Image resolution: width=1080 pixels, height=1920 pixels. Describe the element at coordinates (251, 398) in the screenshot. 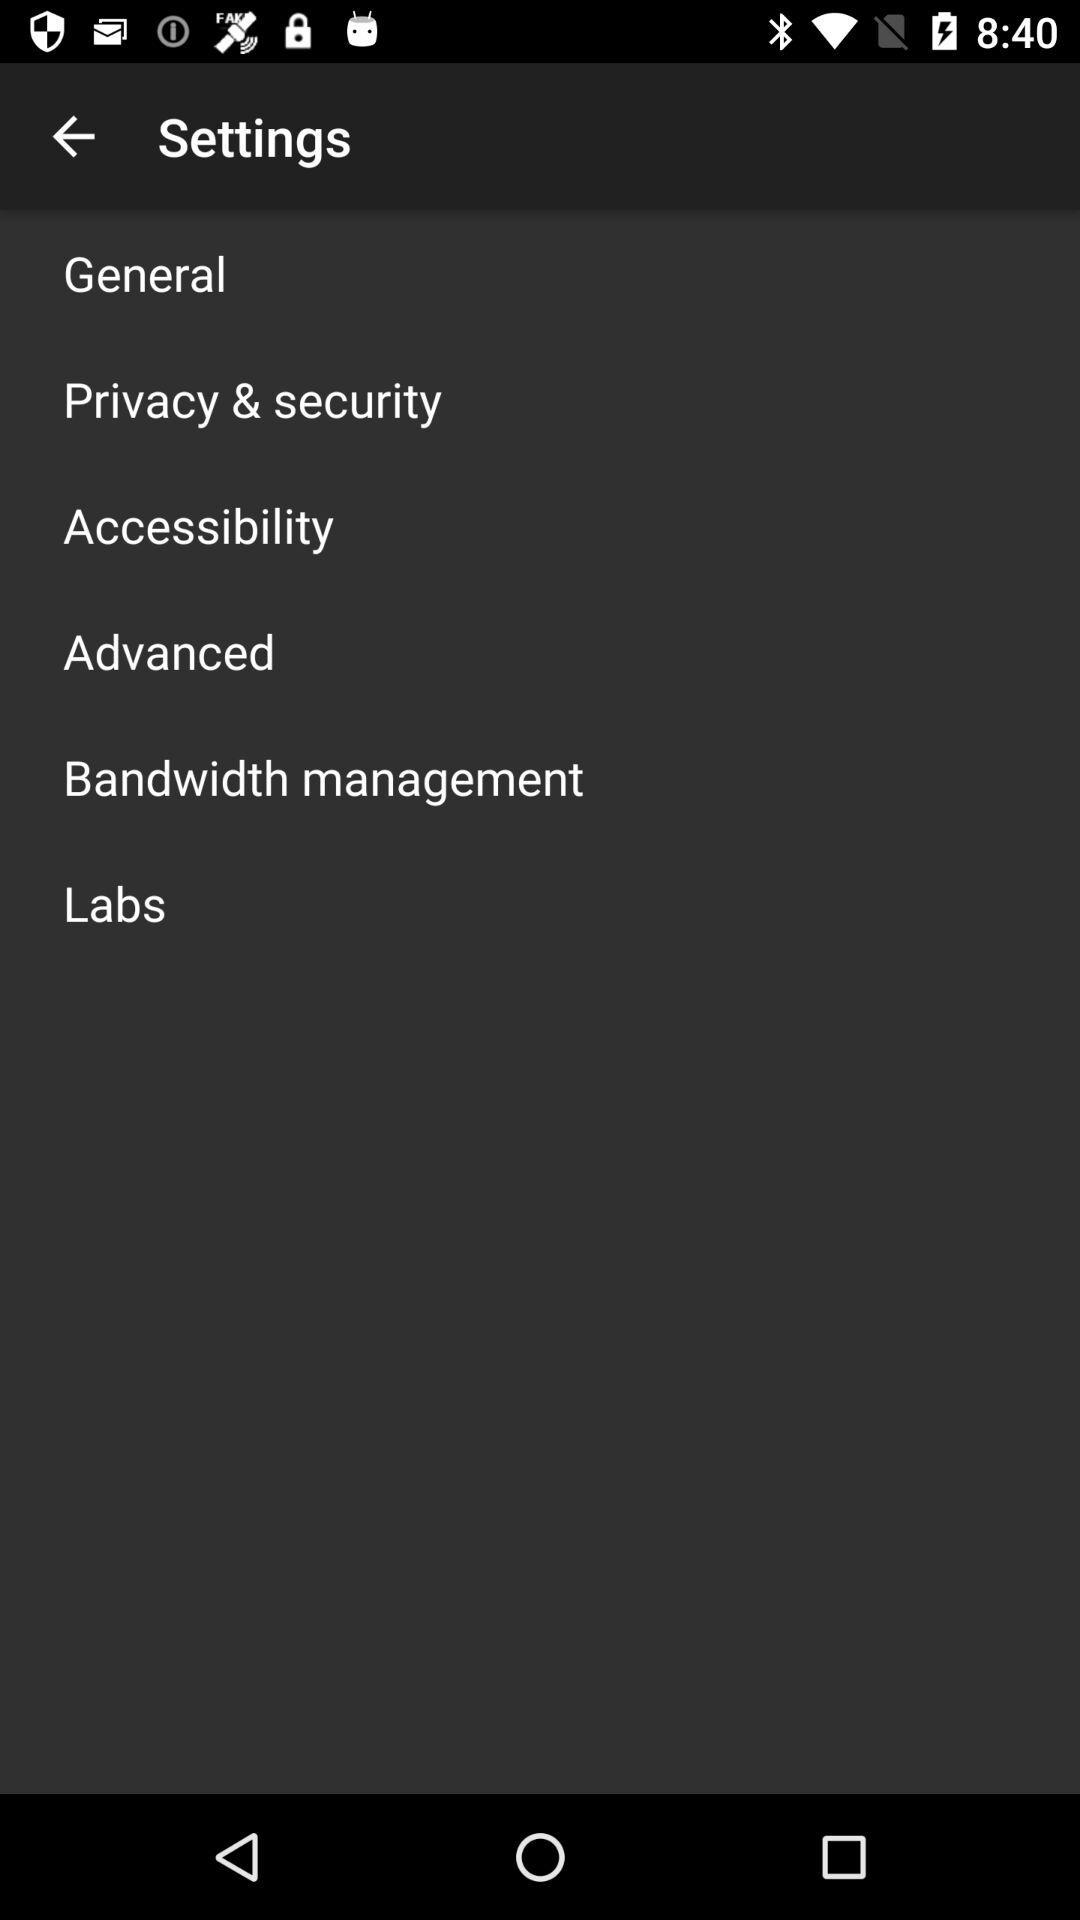

I see `item below general icon` at that location.